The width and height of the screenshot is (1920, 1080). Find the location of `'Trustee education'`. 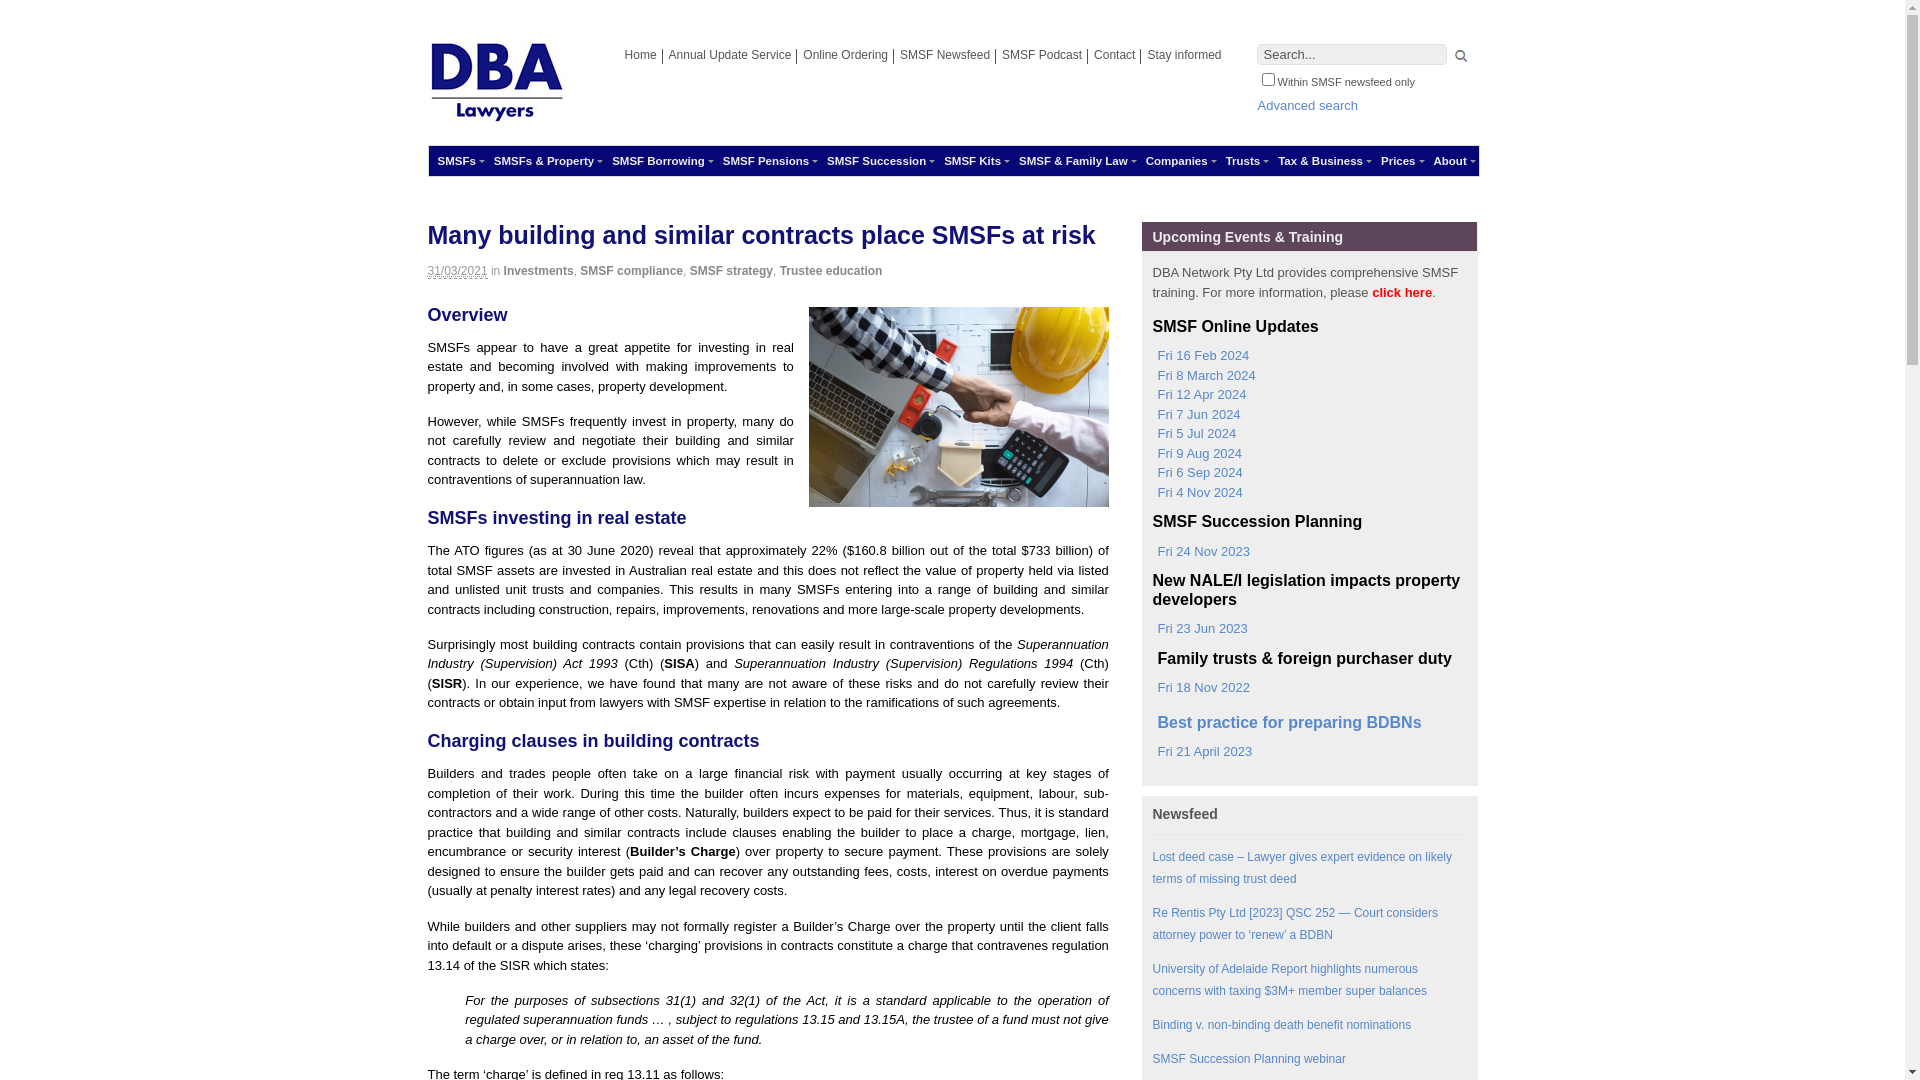

'Trustee education' is located at coordinates (831, 270).